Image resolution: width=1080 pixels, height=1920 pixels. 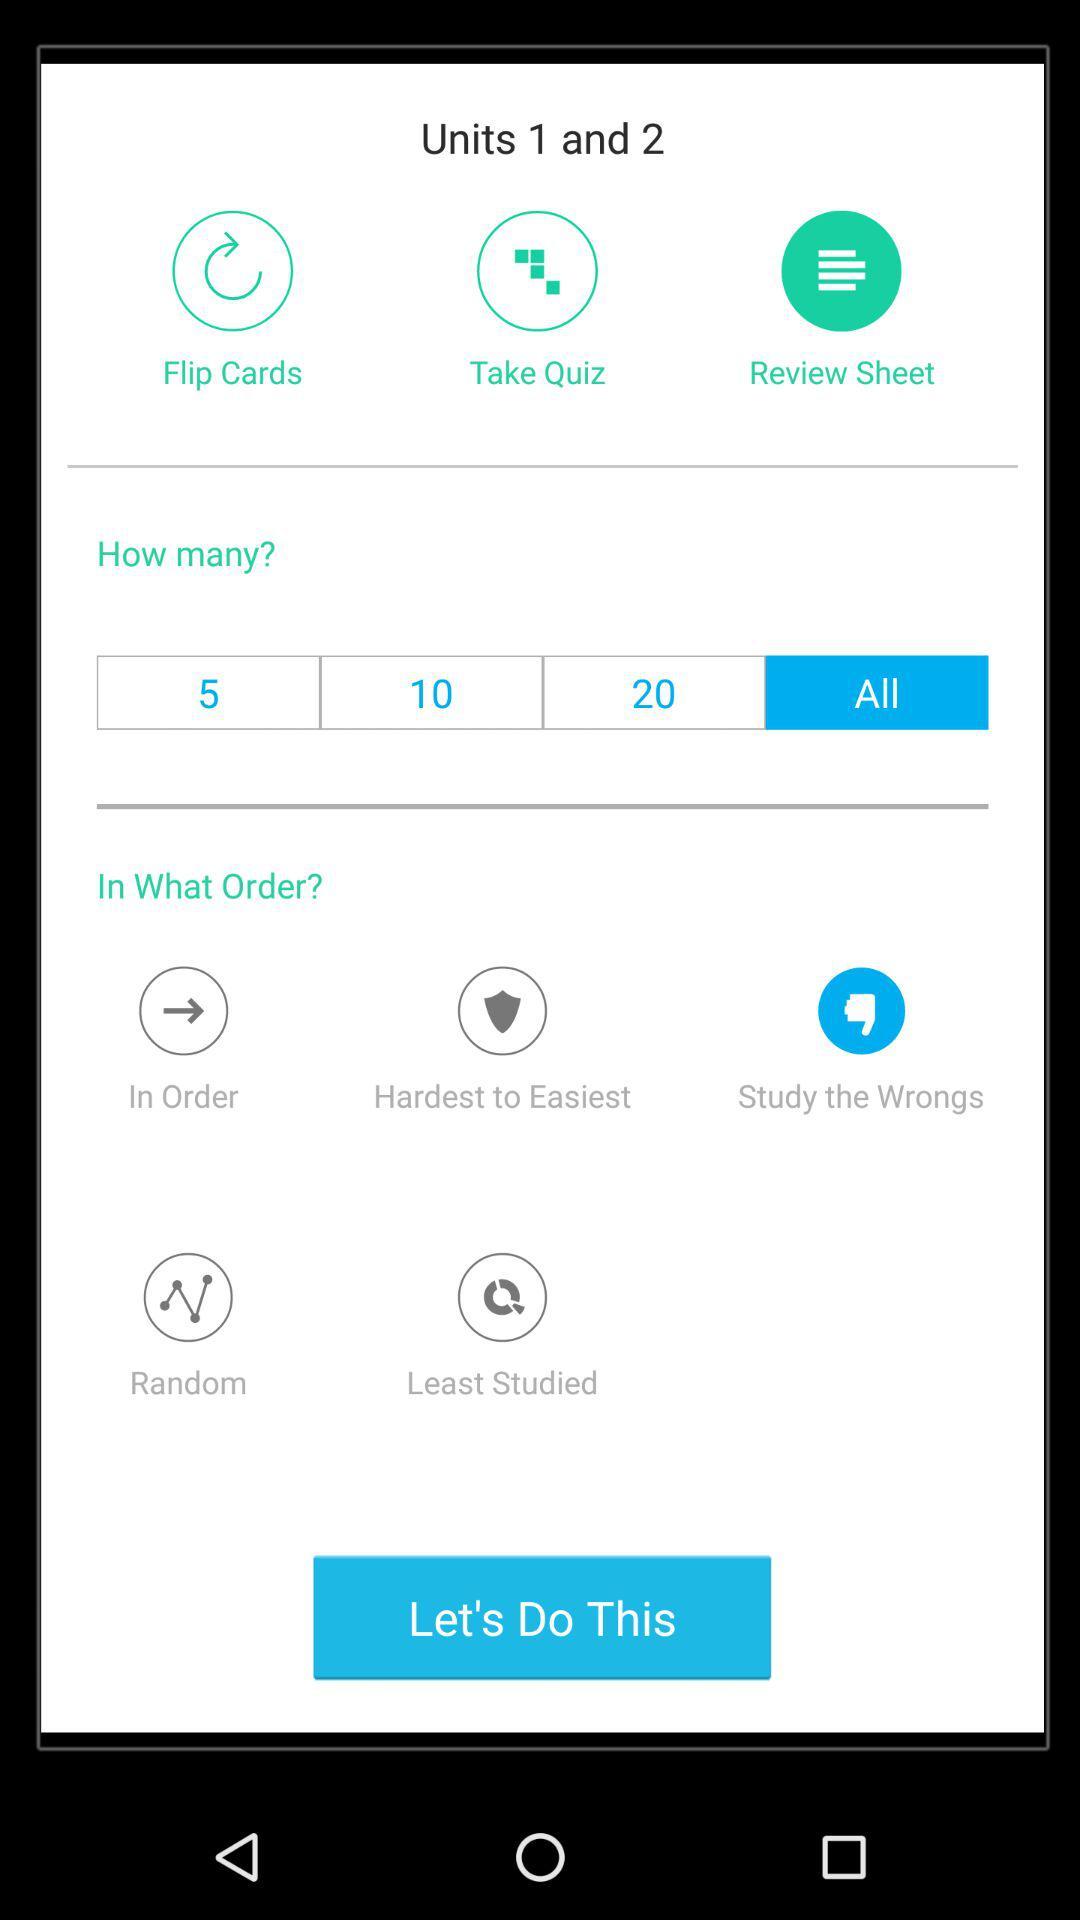 I want to click on begin with hardest test, so click(x=501, y=1011).